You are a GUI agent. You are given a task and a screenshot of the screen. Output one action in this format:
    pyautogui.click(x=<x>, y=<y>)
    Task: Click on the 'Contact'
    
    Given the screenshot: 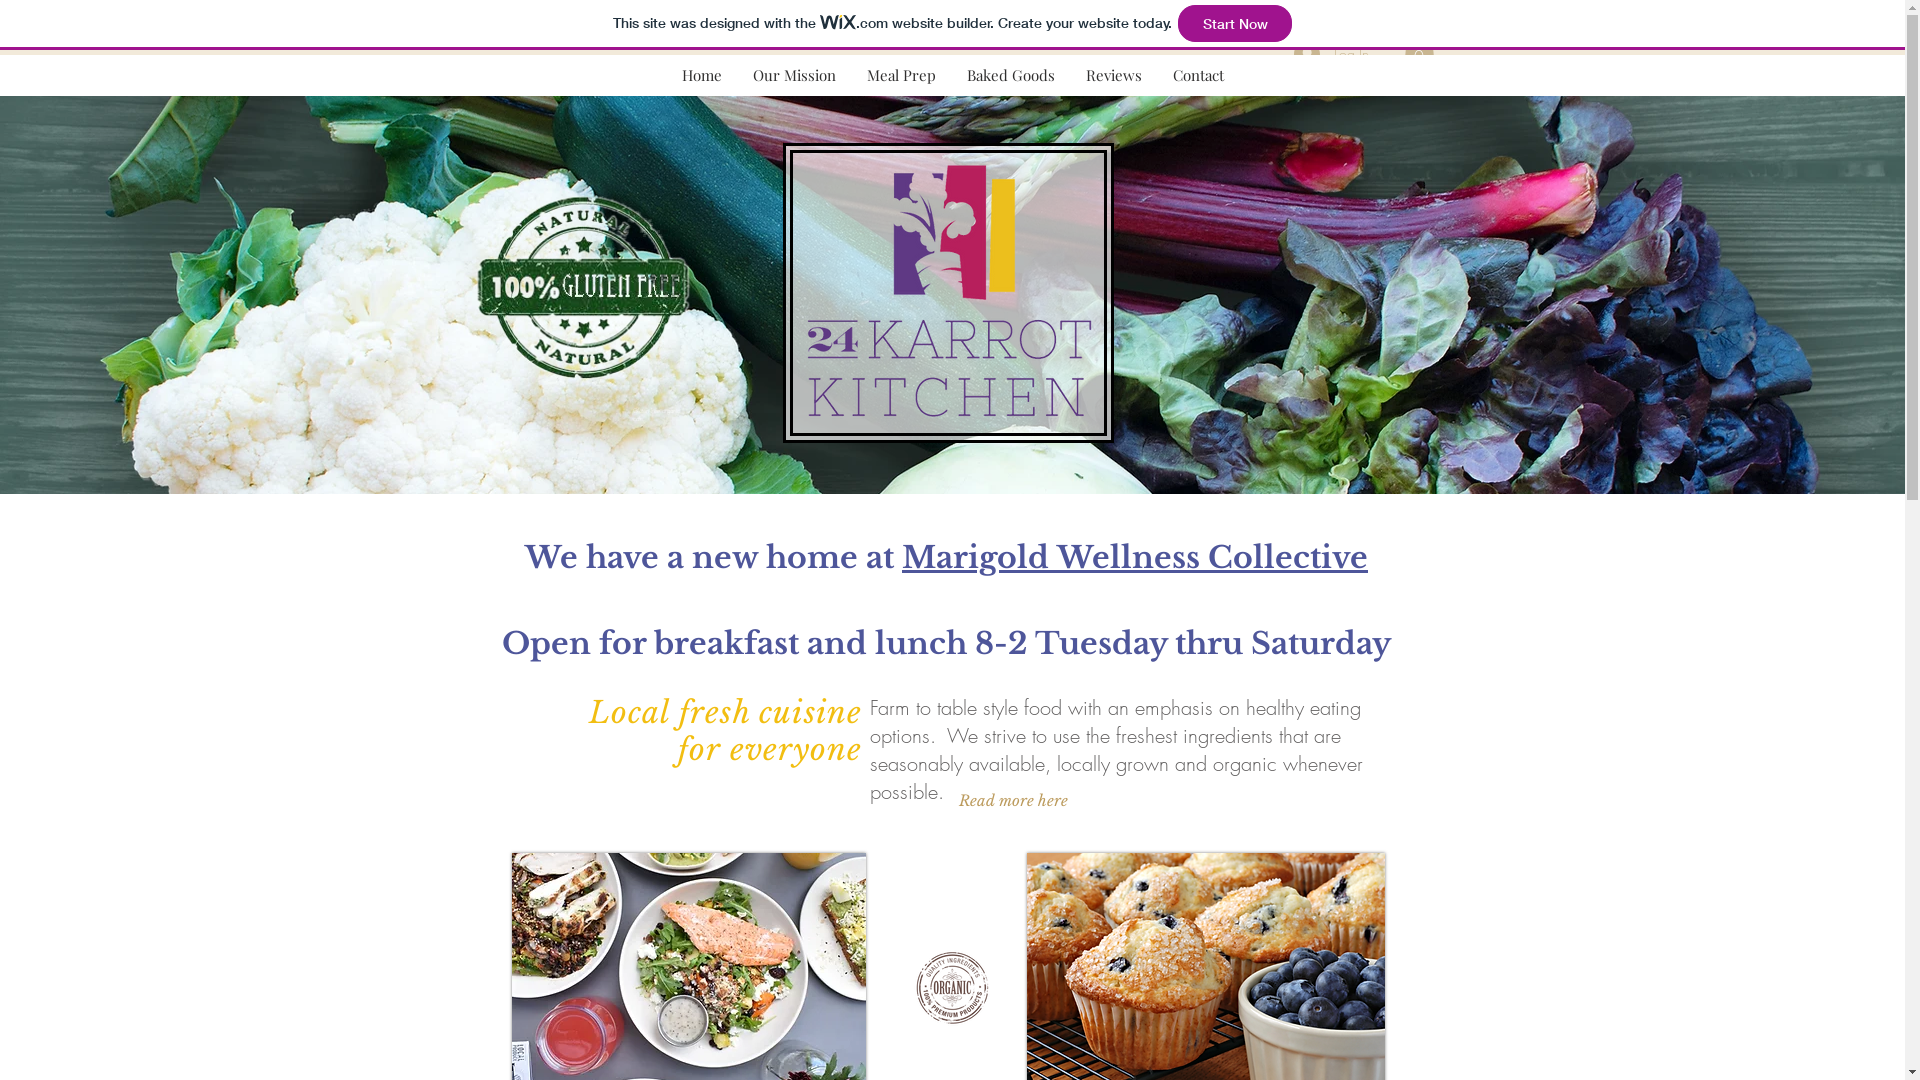 What is the action you would take?
    pyautogui.click(x=1198, y=74)
    